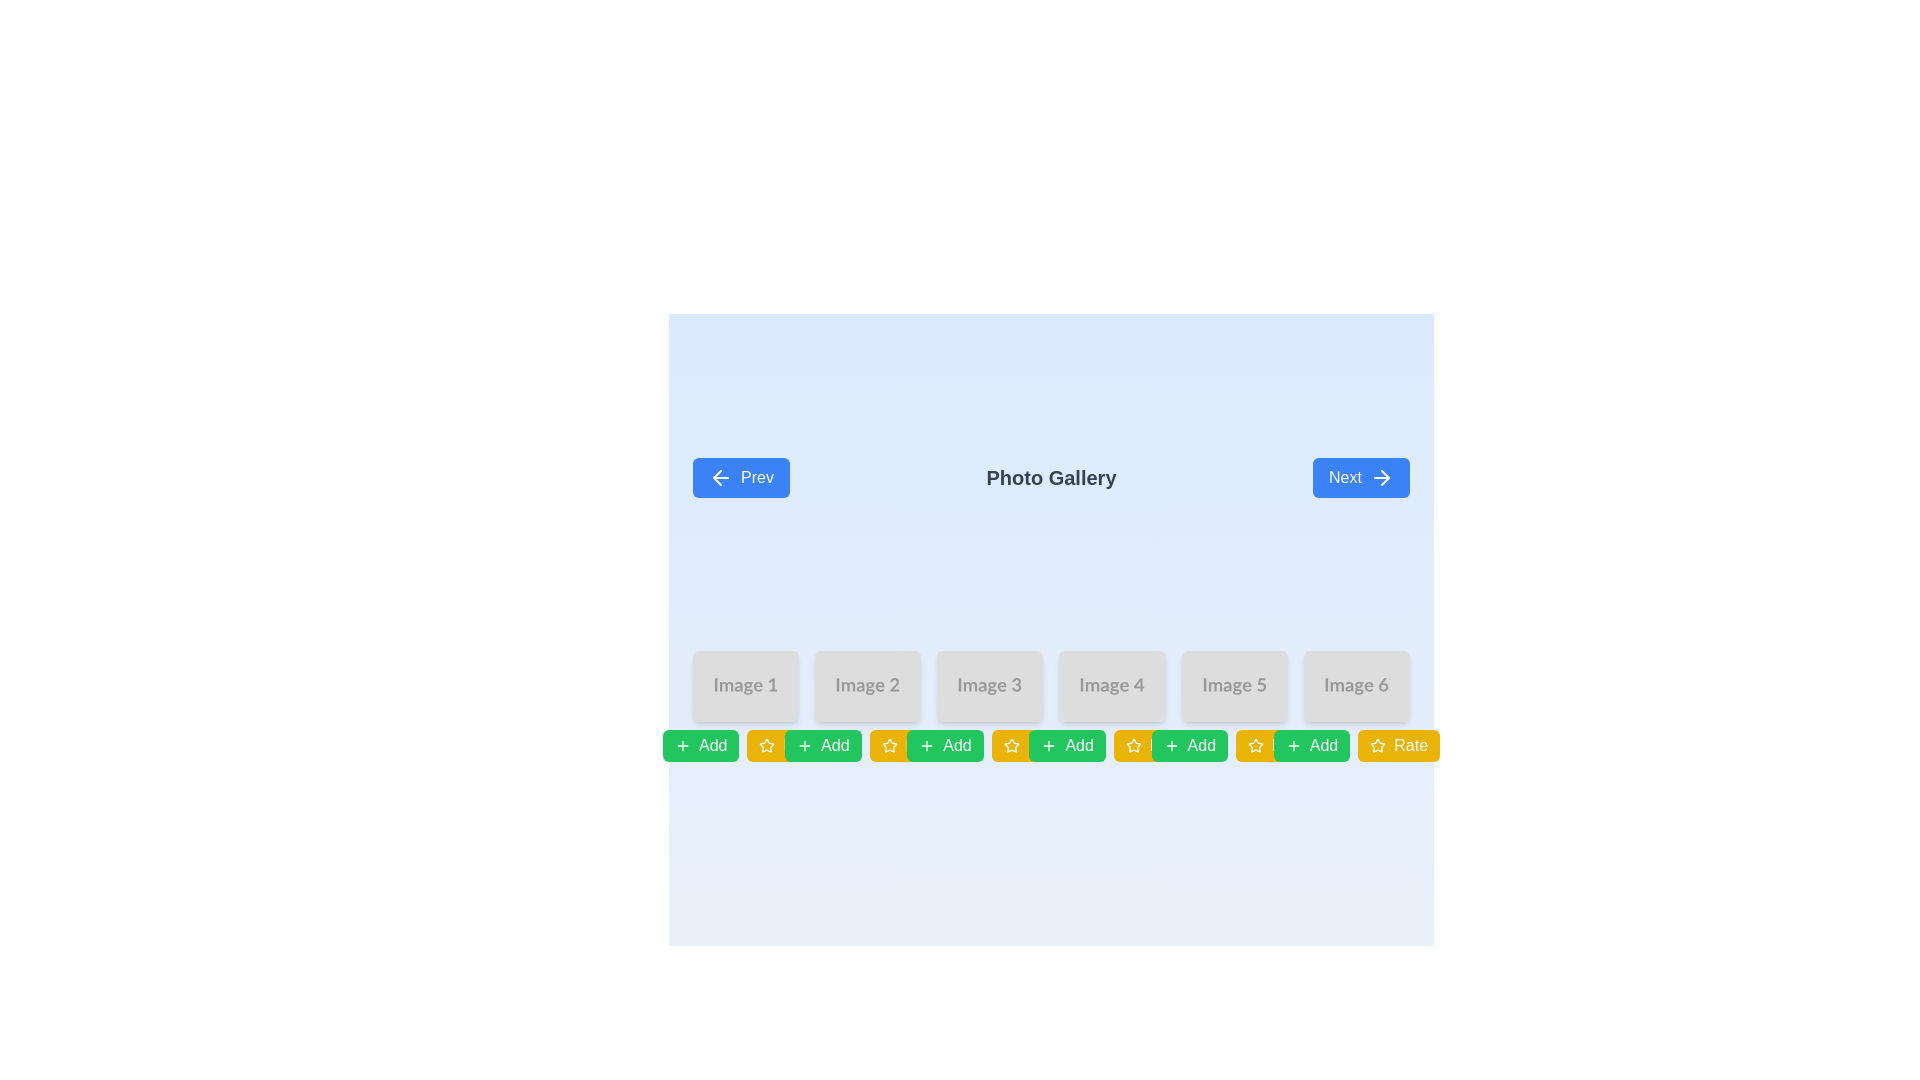 This screenshot has height=1080, width=1920. Describe the element at coordinates (766, 745) in the screenshot. I see `the star icon located under the second image thumbnail to rate the image` at that location.